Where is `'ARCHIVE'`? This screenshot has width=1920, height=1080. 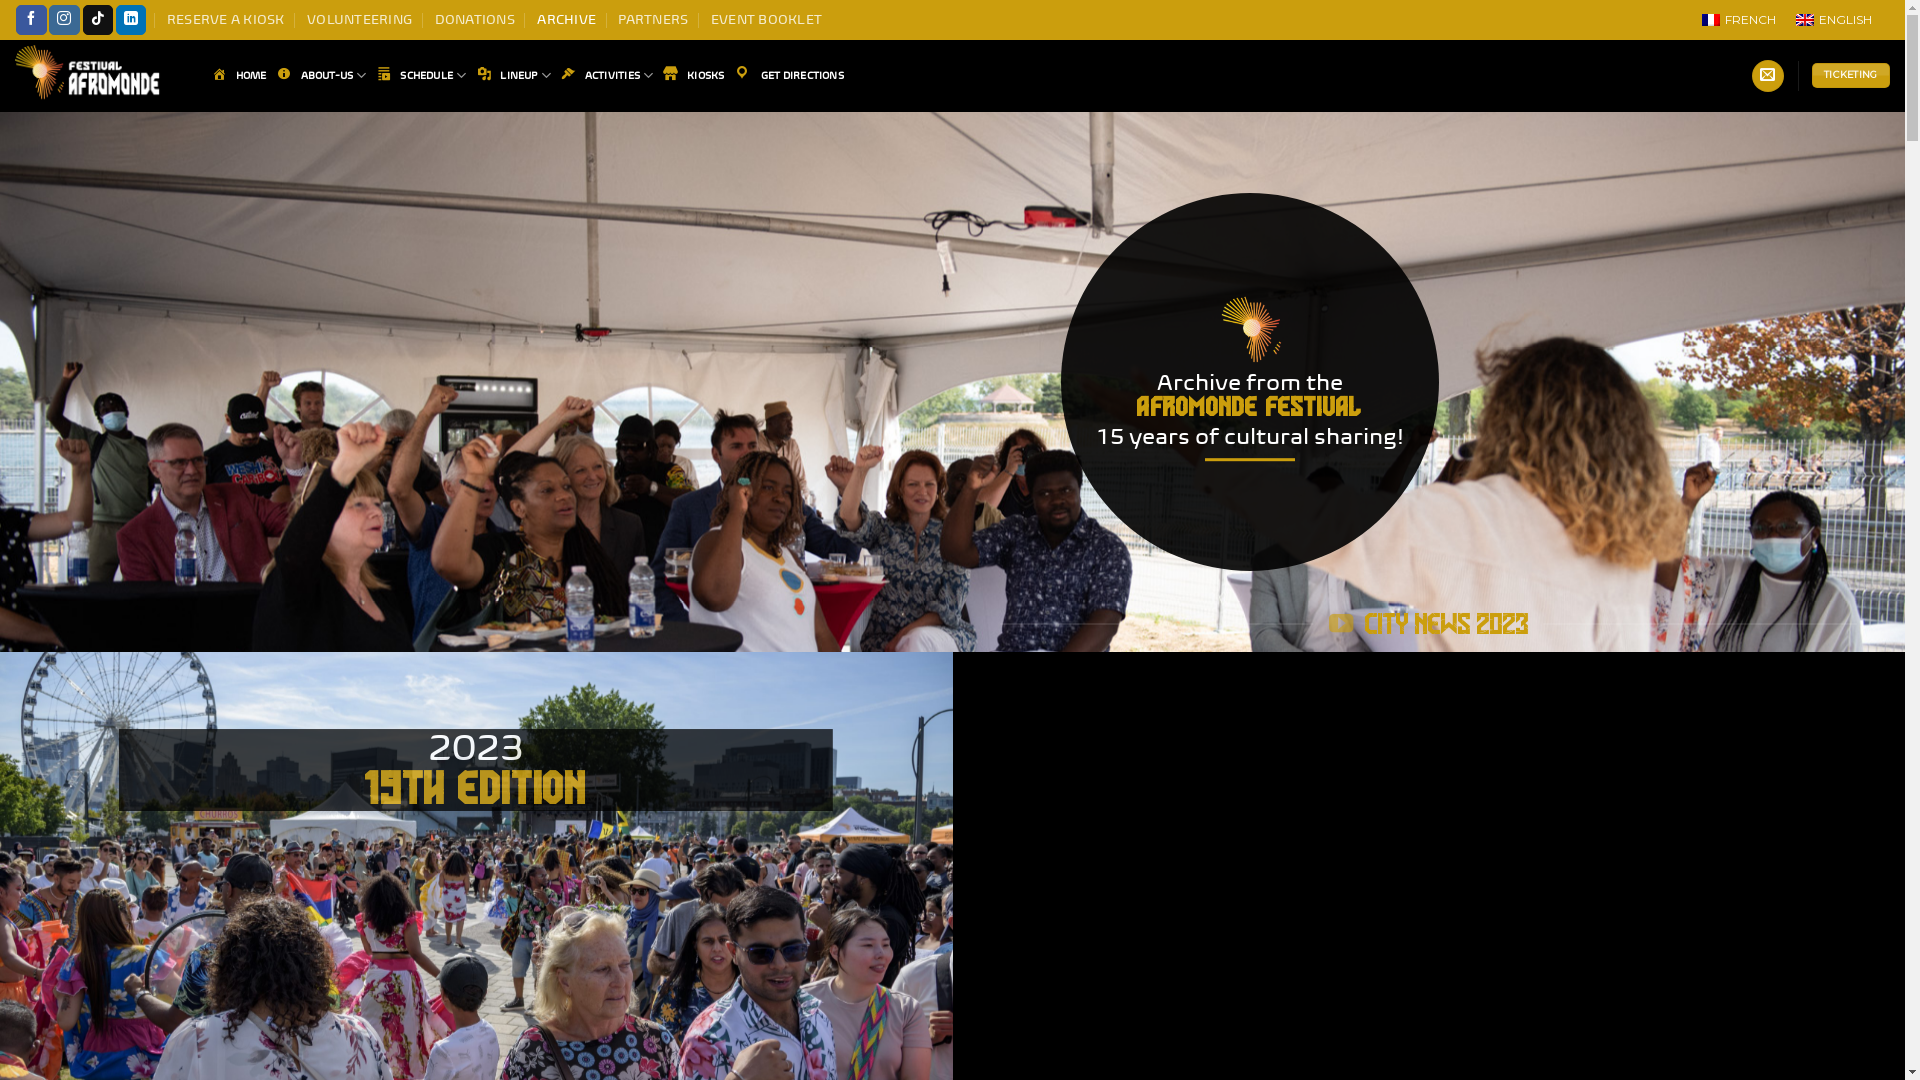 'ARCHIVE' is located at coordinates (565, 19).